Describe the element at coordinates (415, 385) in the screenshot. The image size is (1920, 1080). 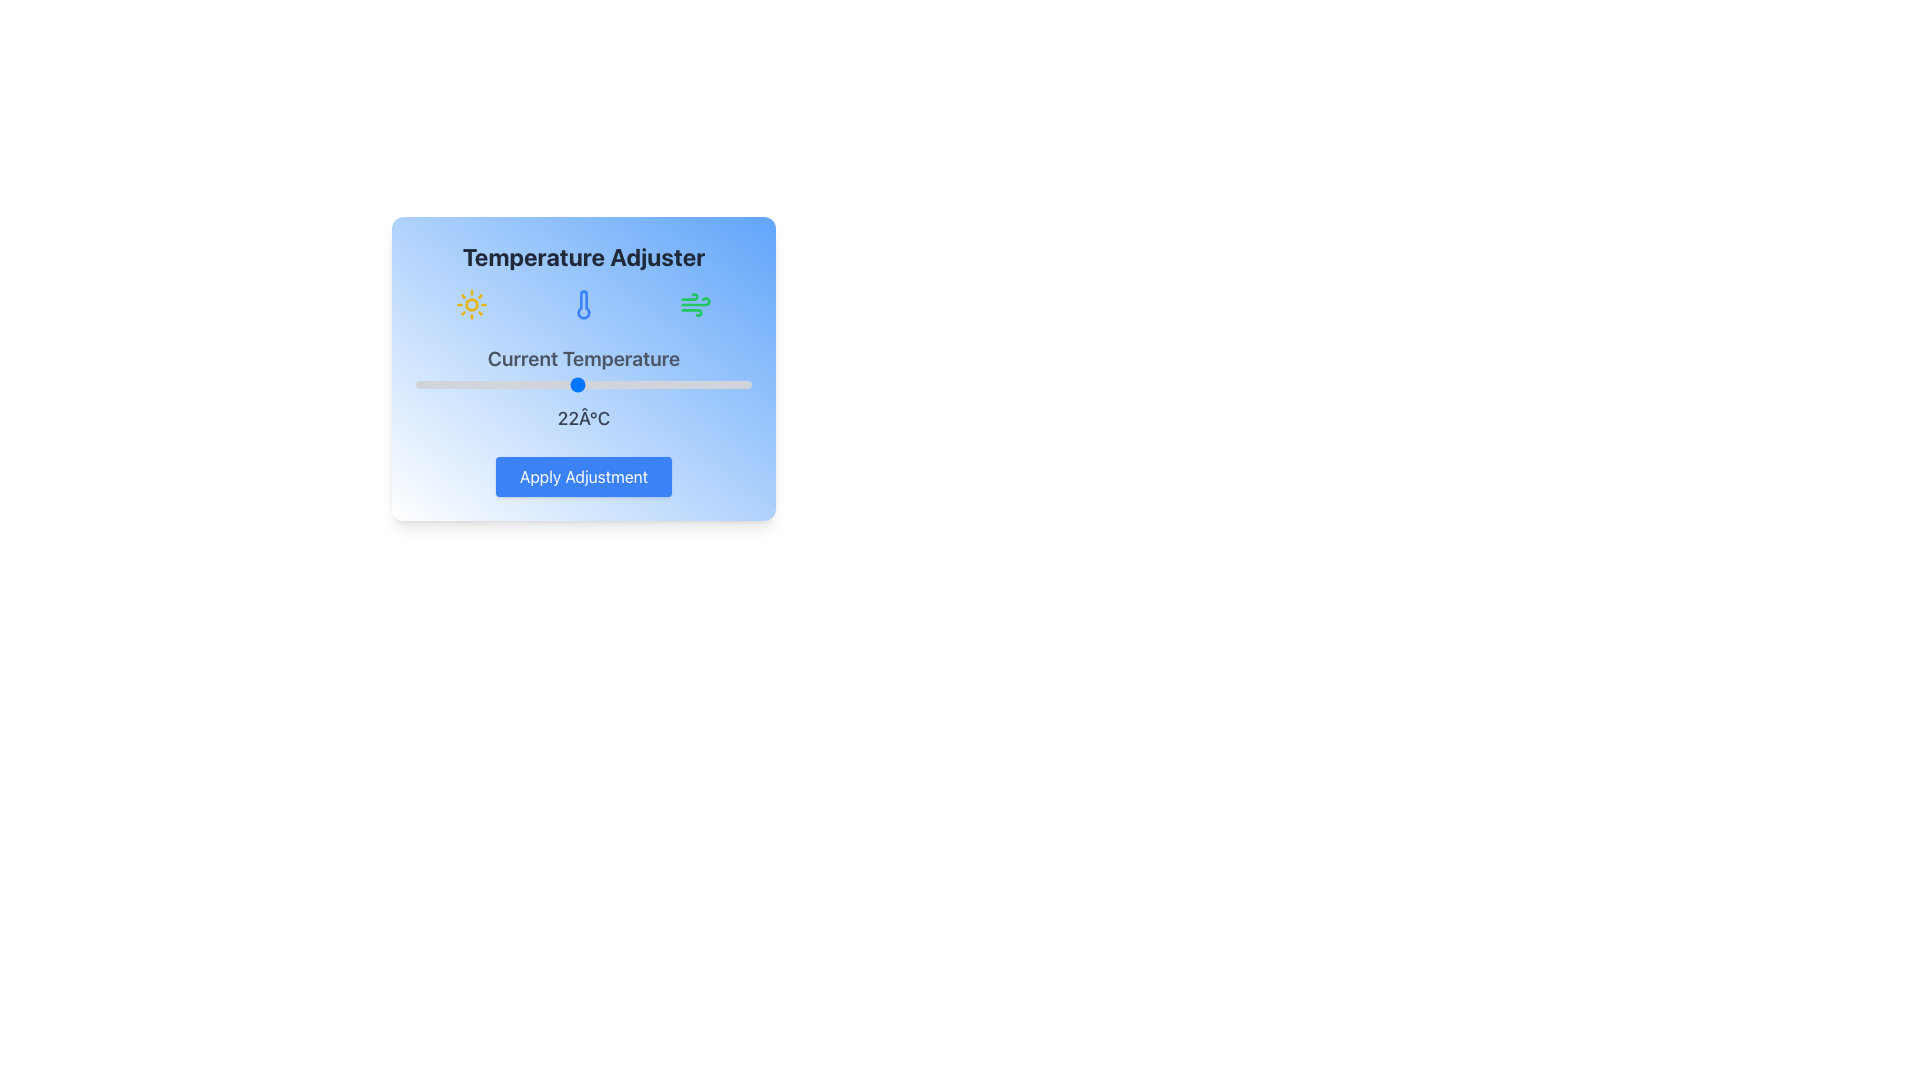
I see `the temperature` at that location.